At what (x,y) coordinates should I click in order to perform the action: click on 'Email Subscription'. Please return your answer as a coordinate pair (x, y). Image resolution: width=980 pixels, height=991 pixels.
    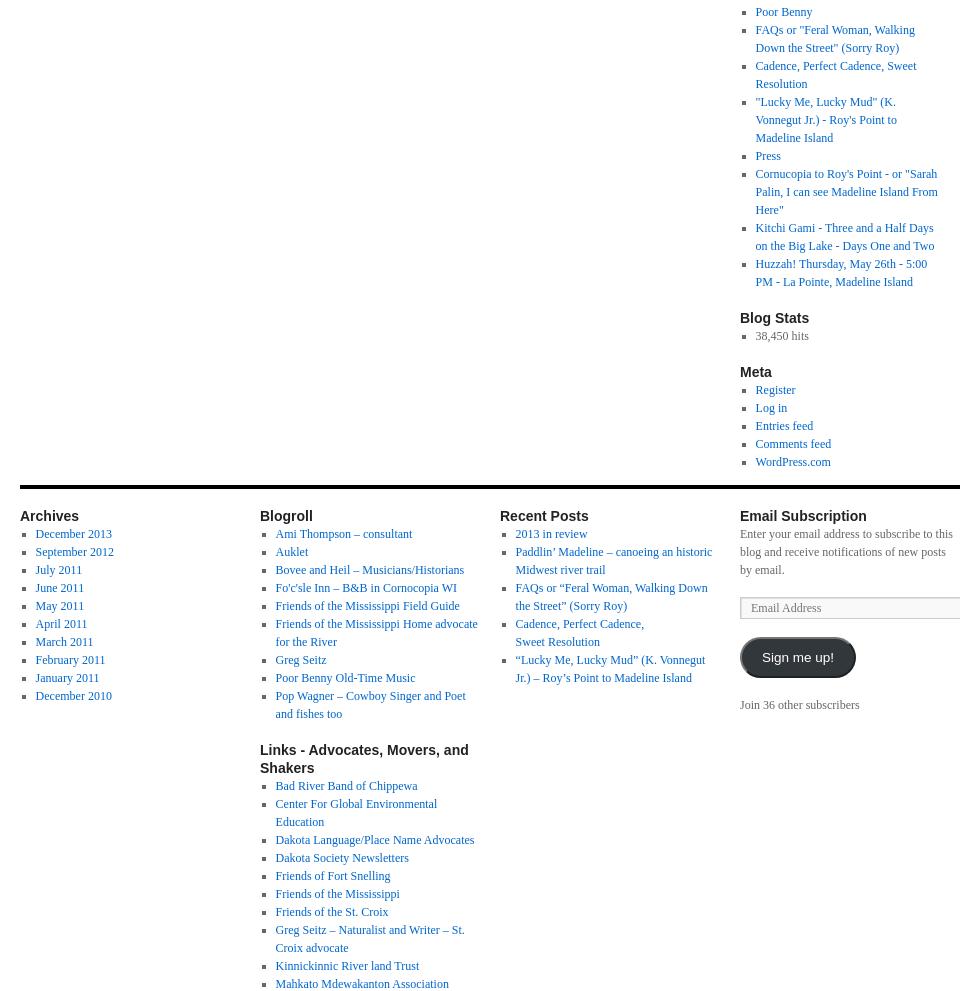
    Looking at the image, I should click on (803, 516).